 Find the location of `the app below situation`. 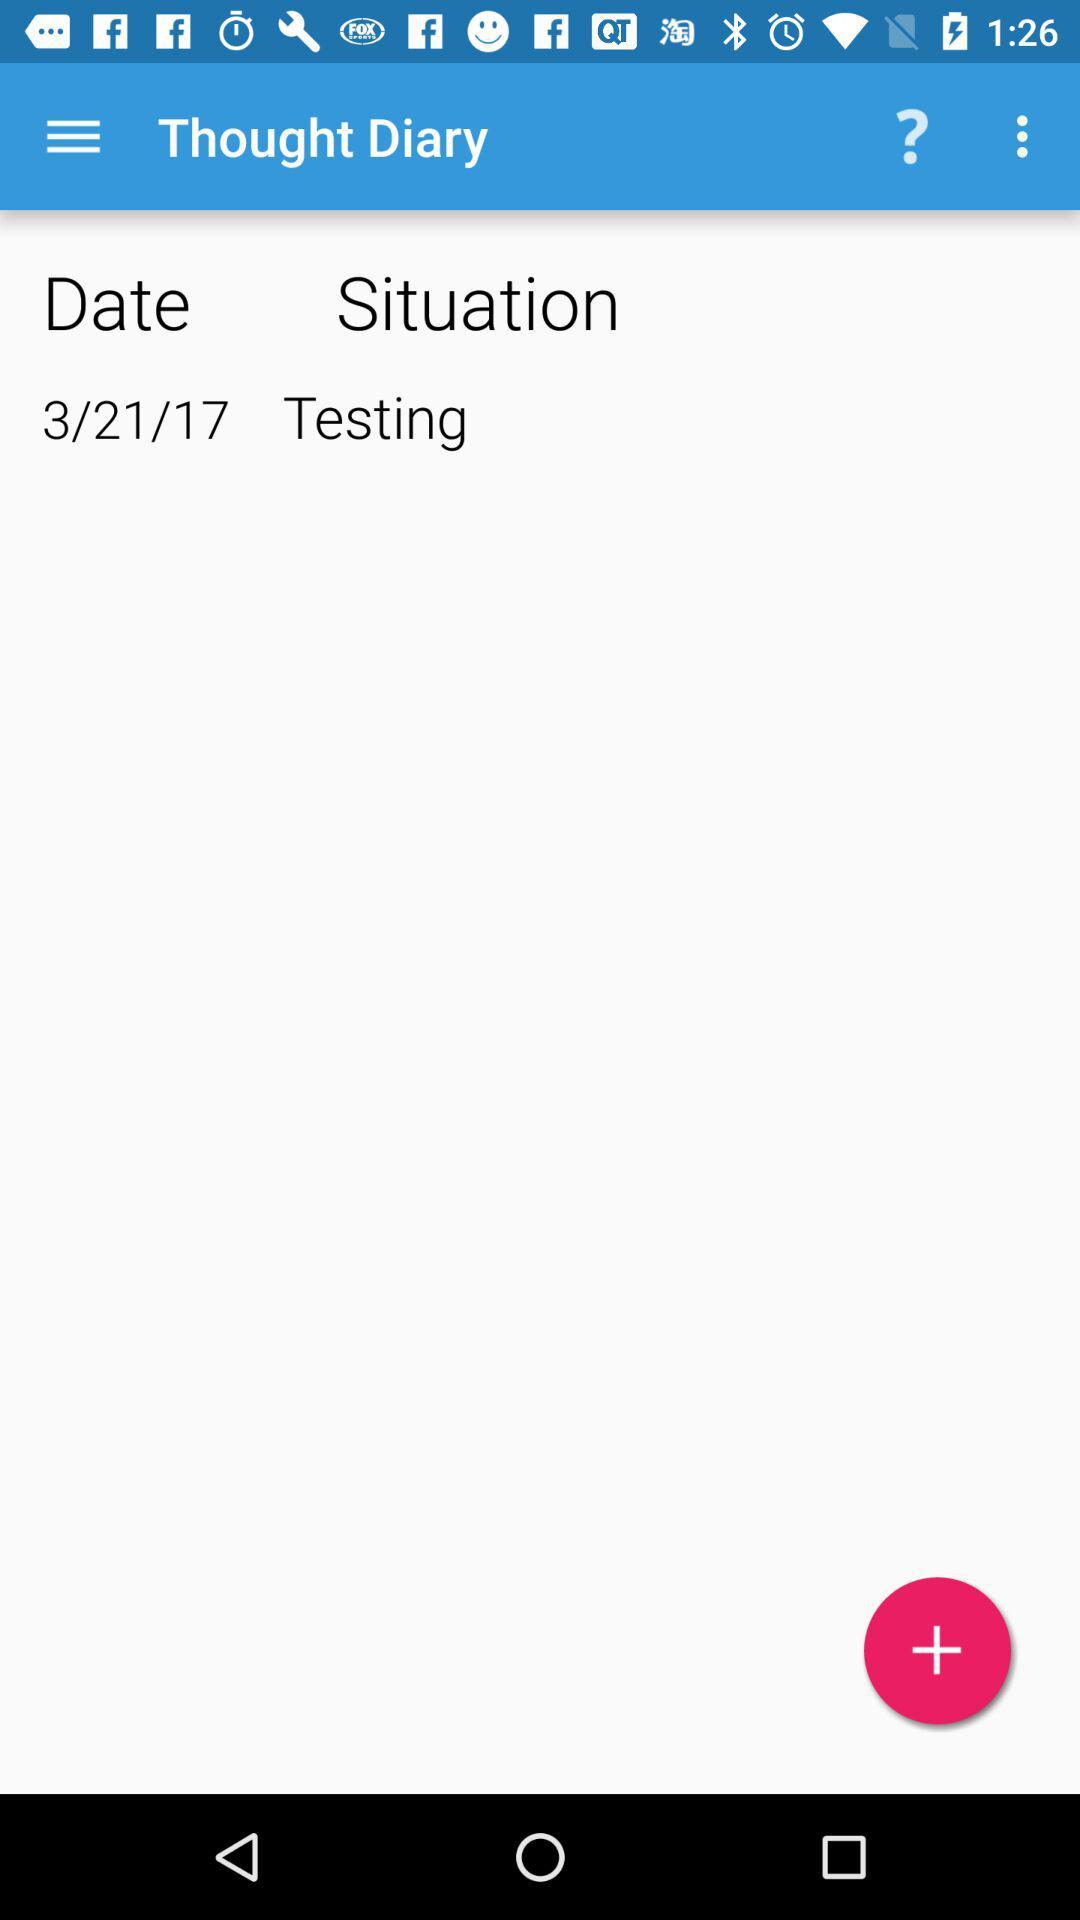

the app below situation is located at coordinates (660, 414).